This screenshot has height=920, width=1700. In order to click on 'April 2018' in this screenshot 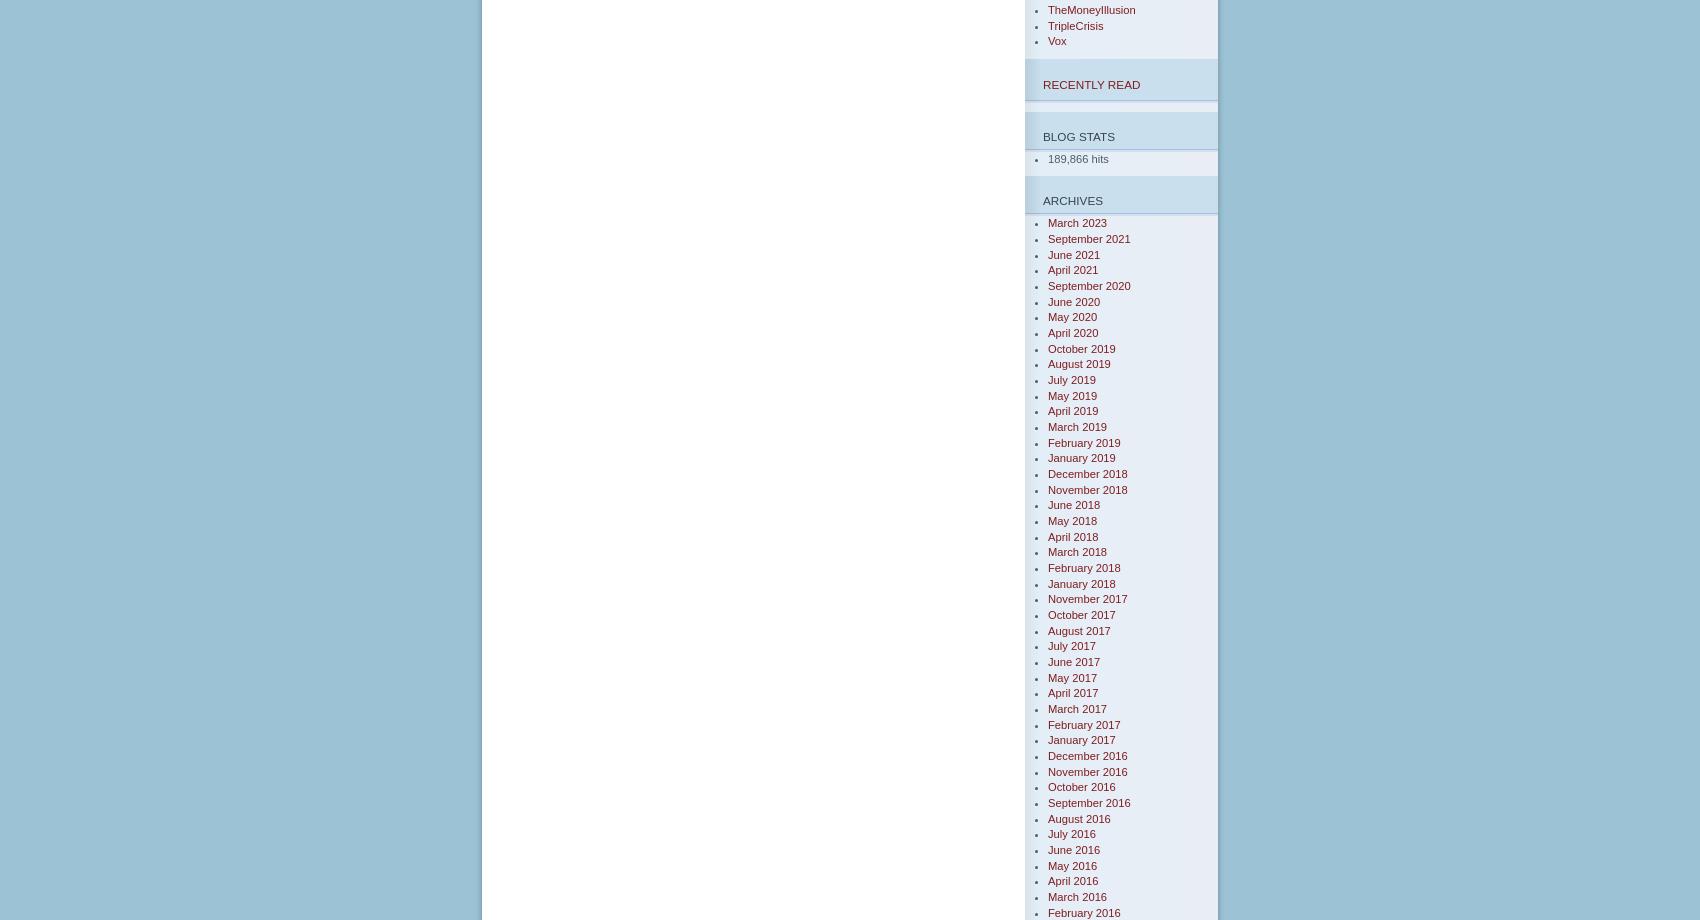, I will do `click(1073, 535)`.